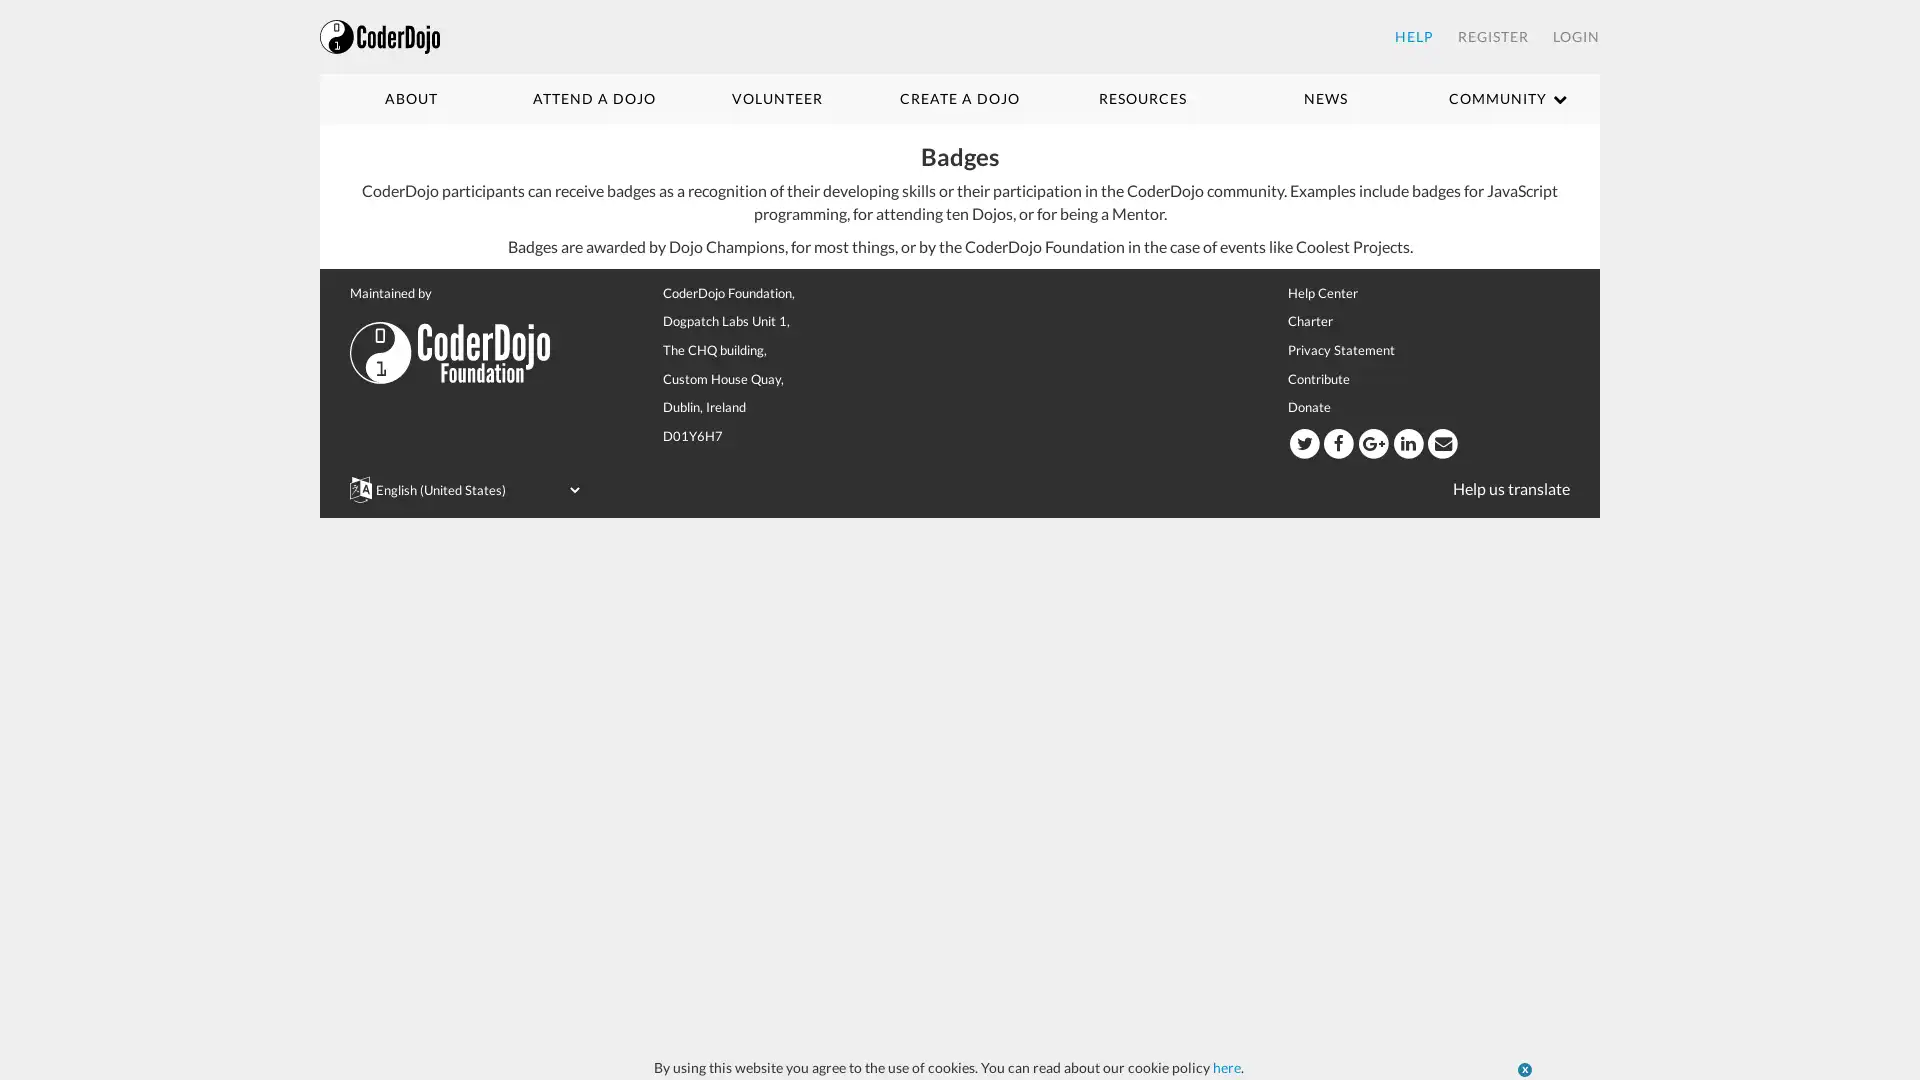  Describe the element at coordinates (1524, 1067) in the screenshot. I see `x` at that location.